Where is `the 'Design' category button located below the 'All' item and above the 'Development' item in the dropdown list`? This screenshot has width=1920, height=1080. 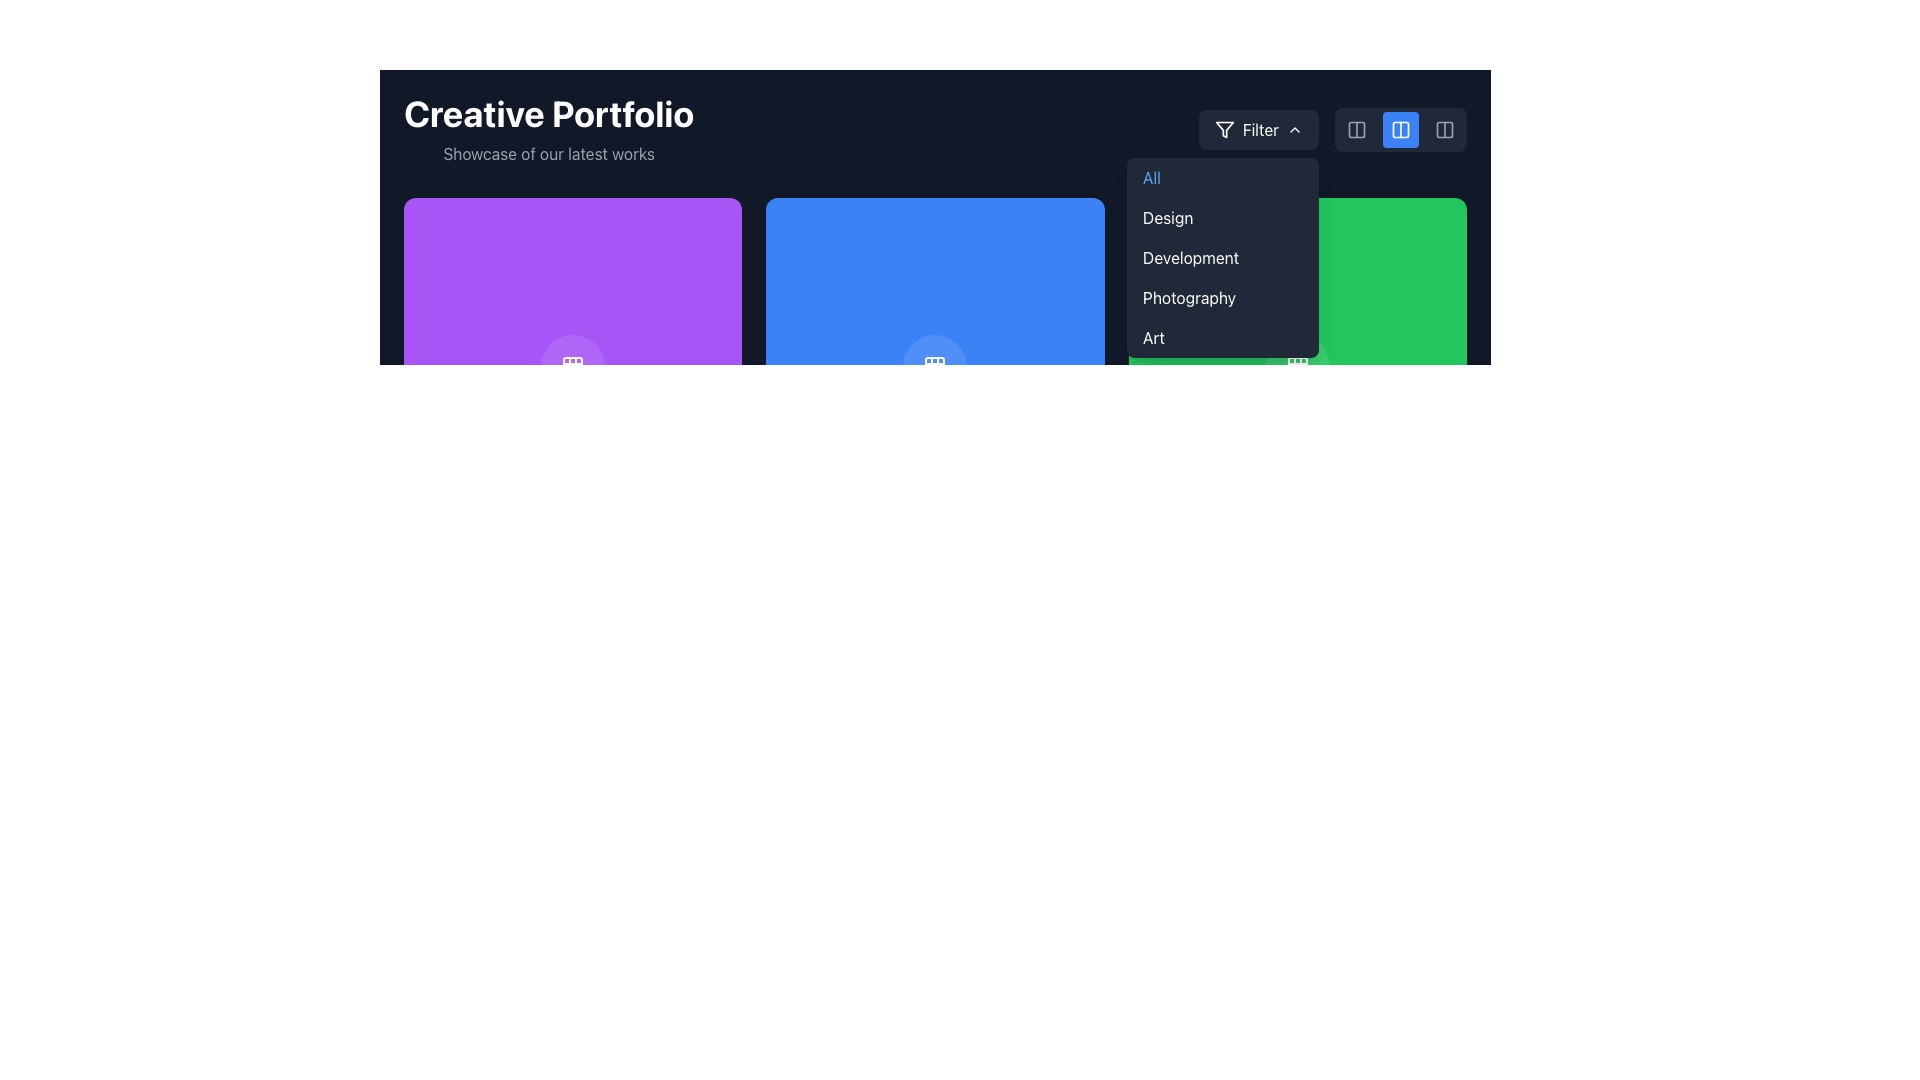 the 'Design' category button located below the 'All' item and above the 'Development' item in the dropdown list is located at coordinates (1222, 218).